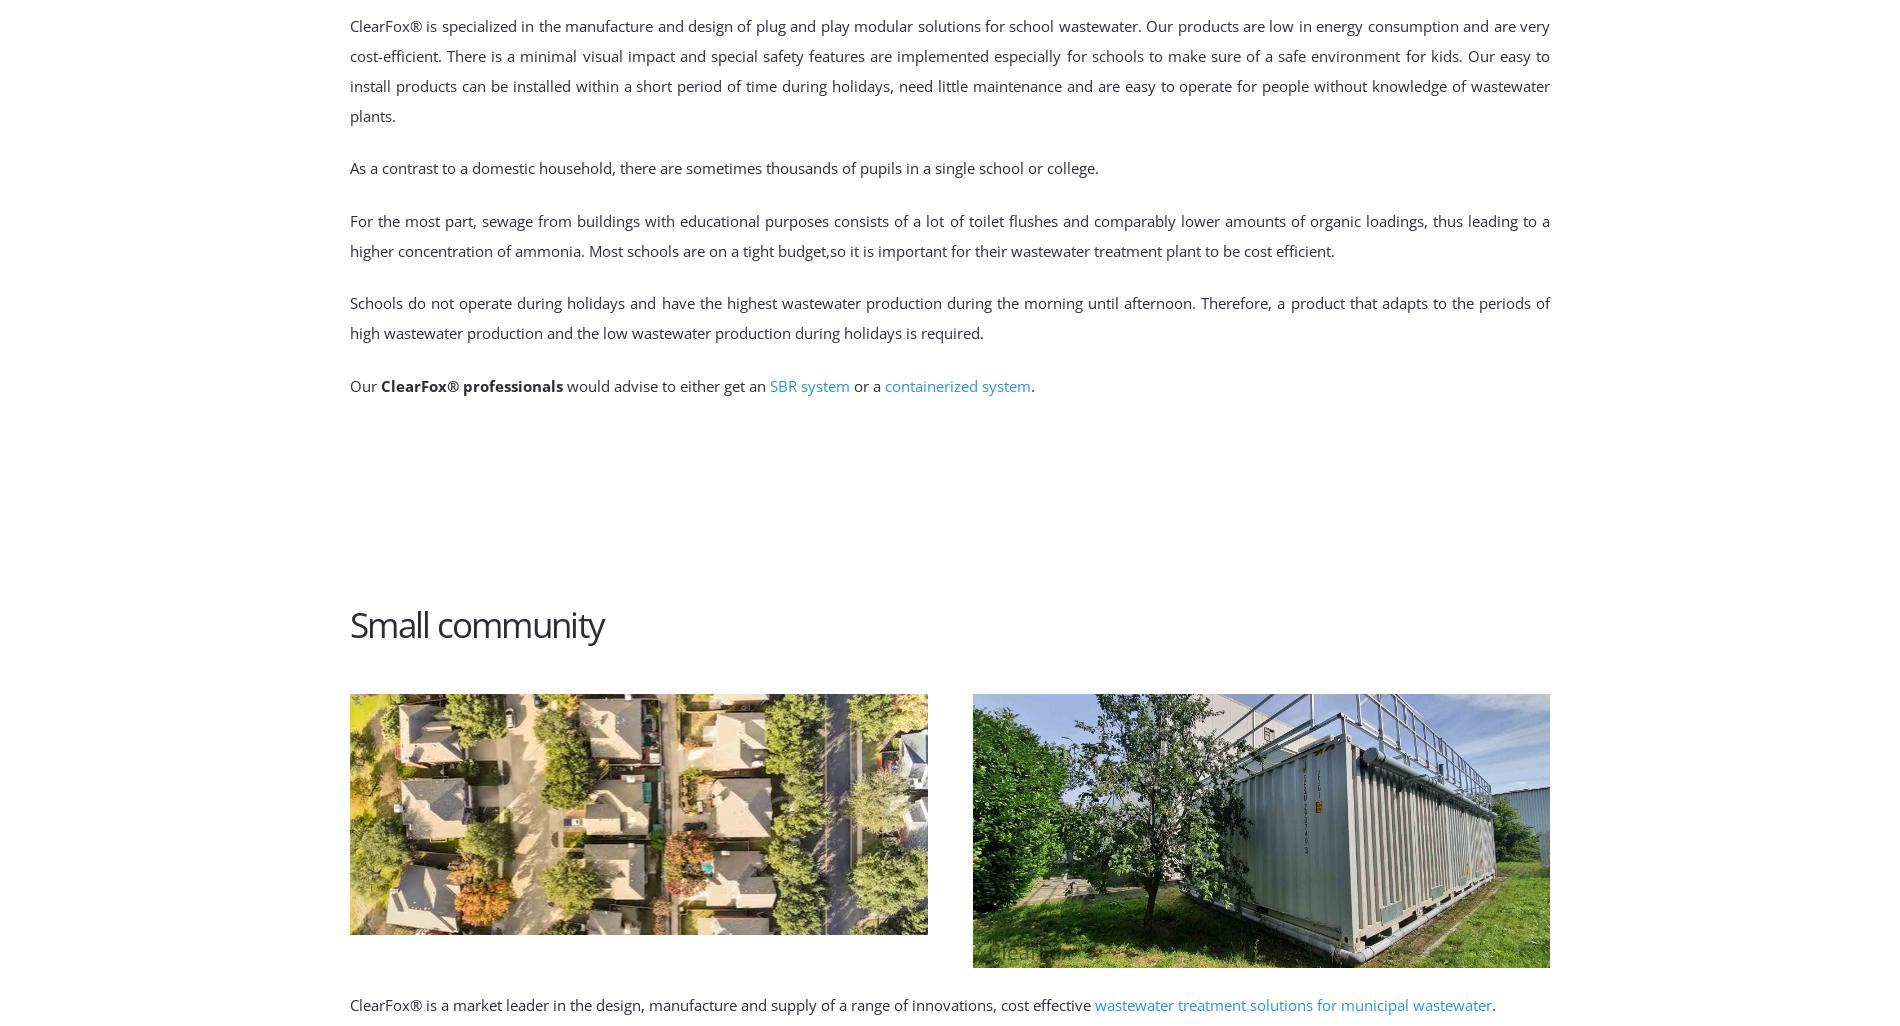 This screenshot has width=1900, height=1026. I want to click on 'ClearFox® is specialized in the manufacture and design of plug and play modular solutions for school wastewater. Our products are low in energy consumption and are very cost-efficient. There is a minimal visual impact and special safety features are implemented especially for schools to make sure of a safe environment for kids. Our easy to install products can be installed within a short period of time during holidays, need little maintenance and are easy to operate for people without knowledge of wastewater plants.', so click(348, 68).